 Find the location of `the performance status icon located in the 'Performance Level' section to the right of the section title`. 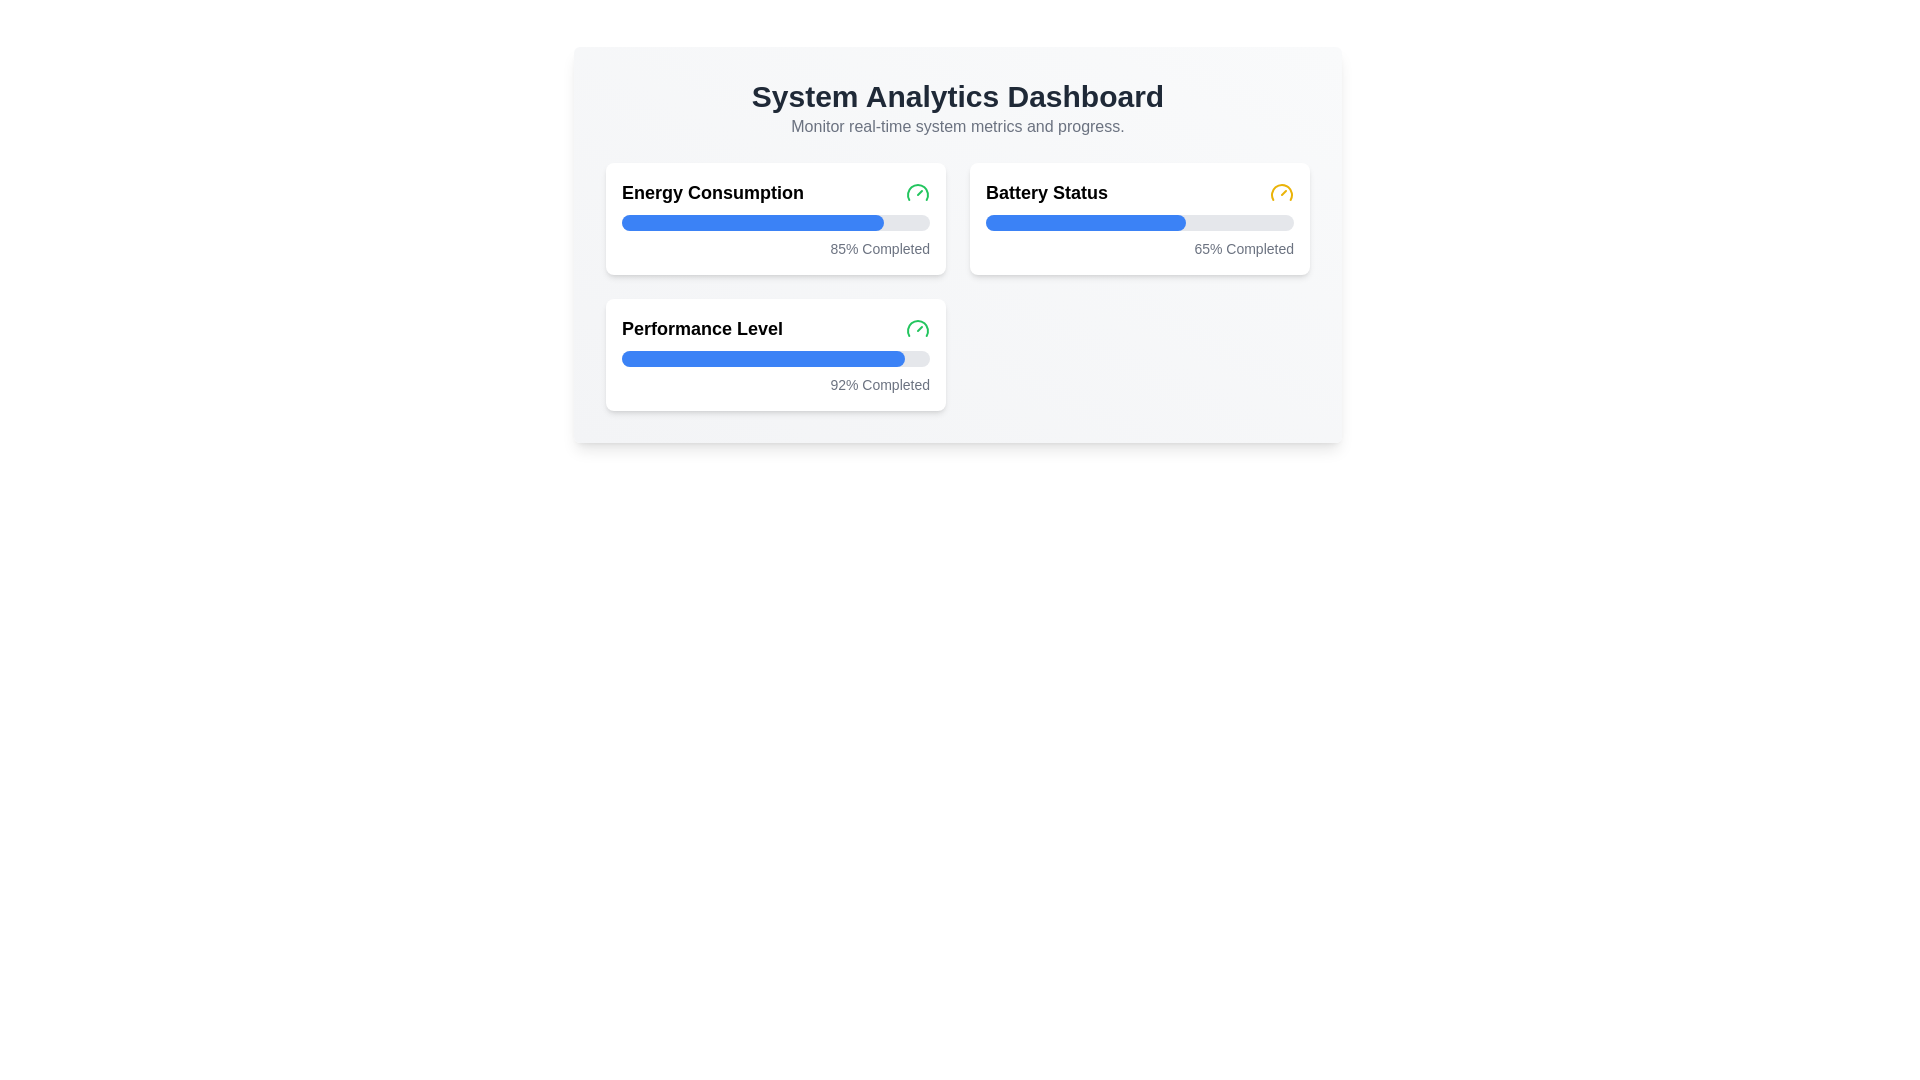

the performance status icon located in the 'Performance Level' section to the right of the section title is located at coordinates (916, 327).